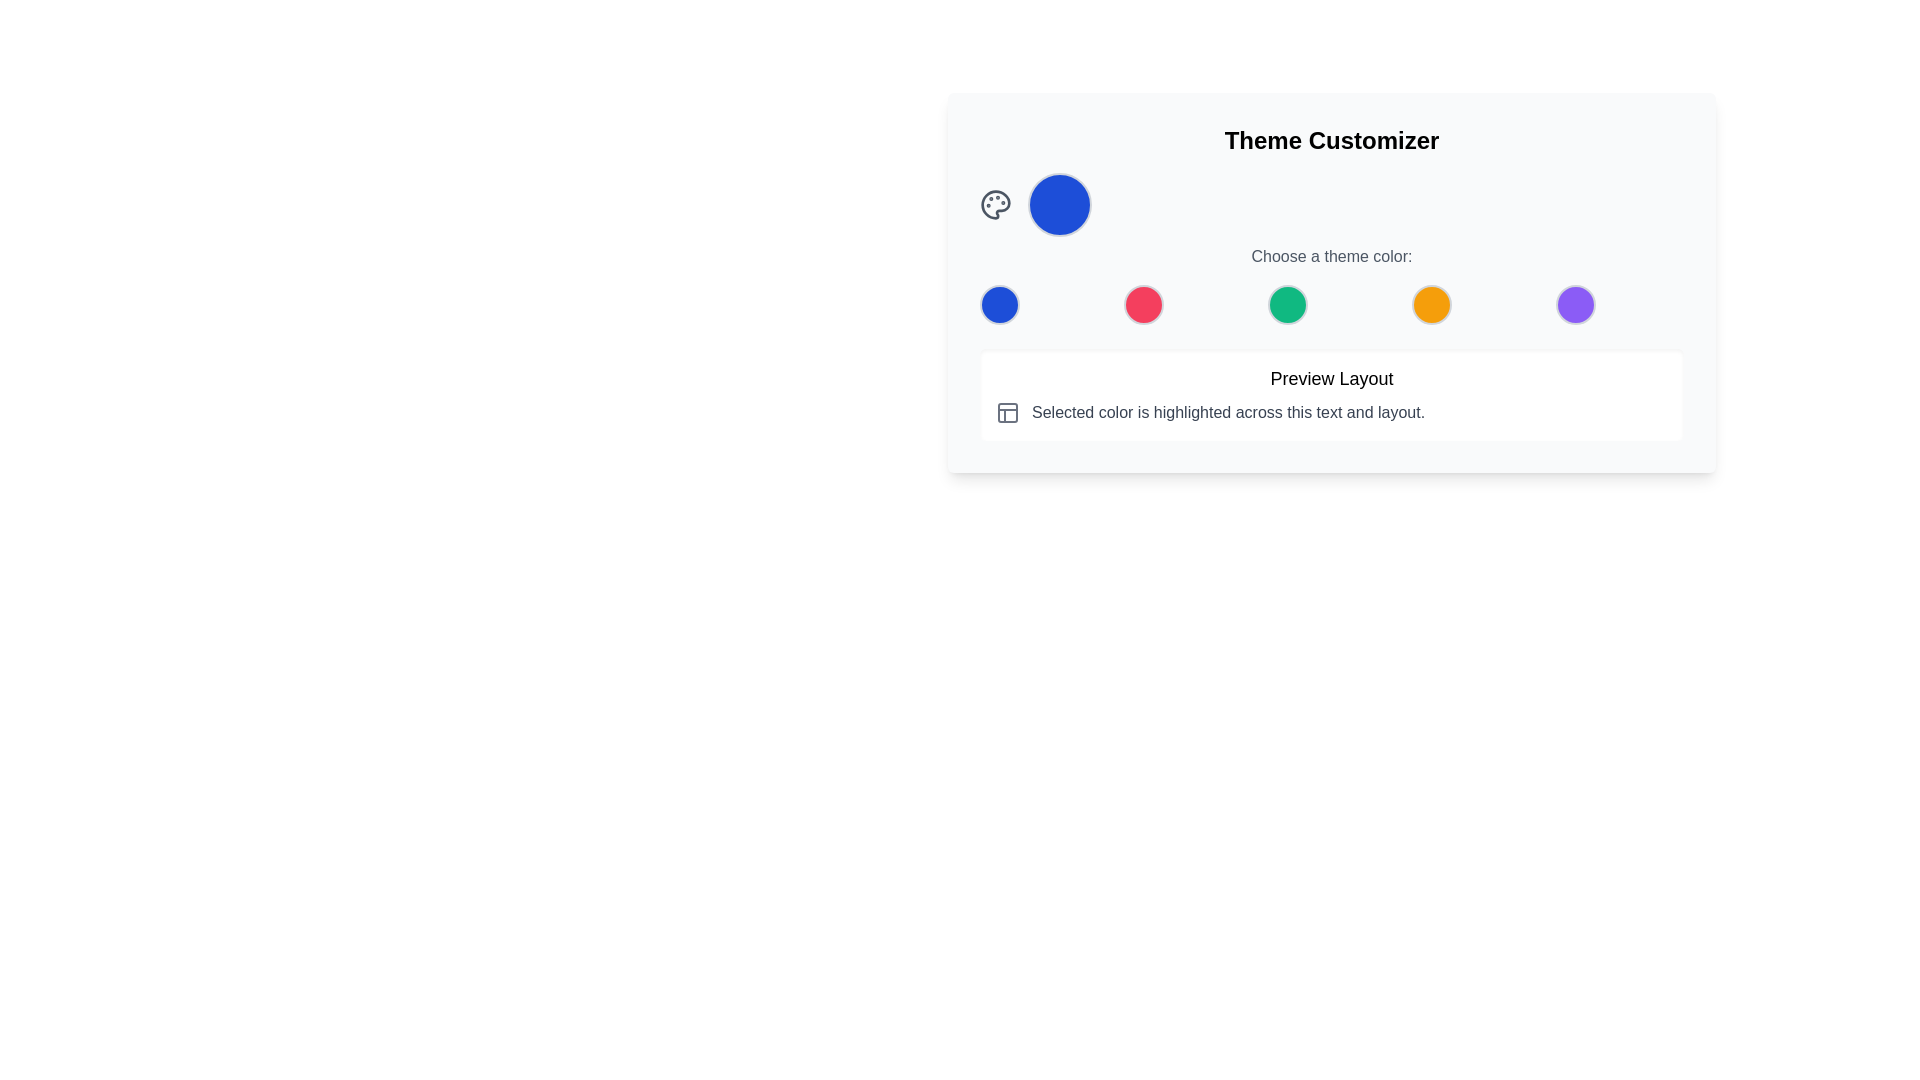 This screenshot has height=1080, width=1920. I want to click on the vibrant purple circular button with a gray border located at the rightmost side of the row, so click(1574, 304).